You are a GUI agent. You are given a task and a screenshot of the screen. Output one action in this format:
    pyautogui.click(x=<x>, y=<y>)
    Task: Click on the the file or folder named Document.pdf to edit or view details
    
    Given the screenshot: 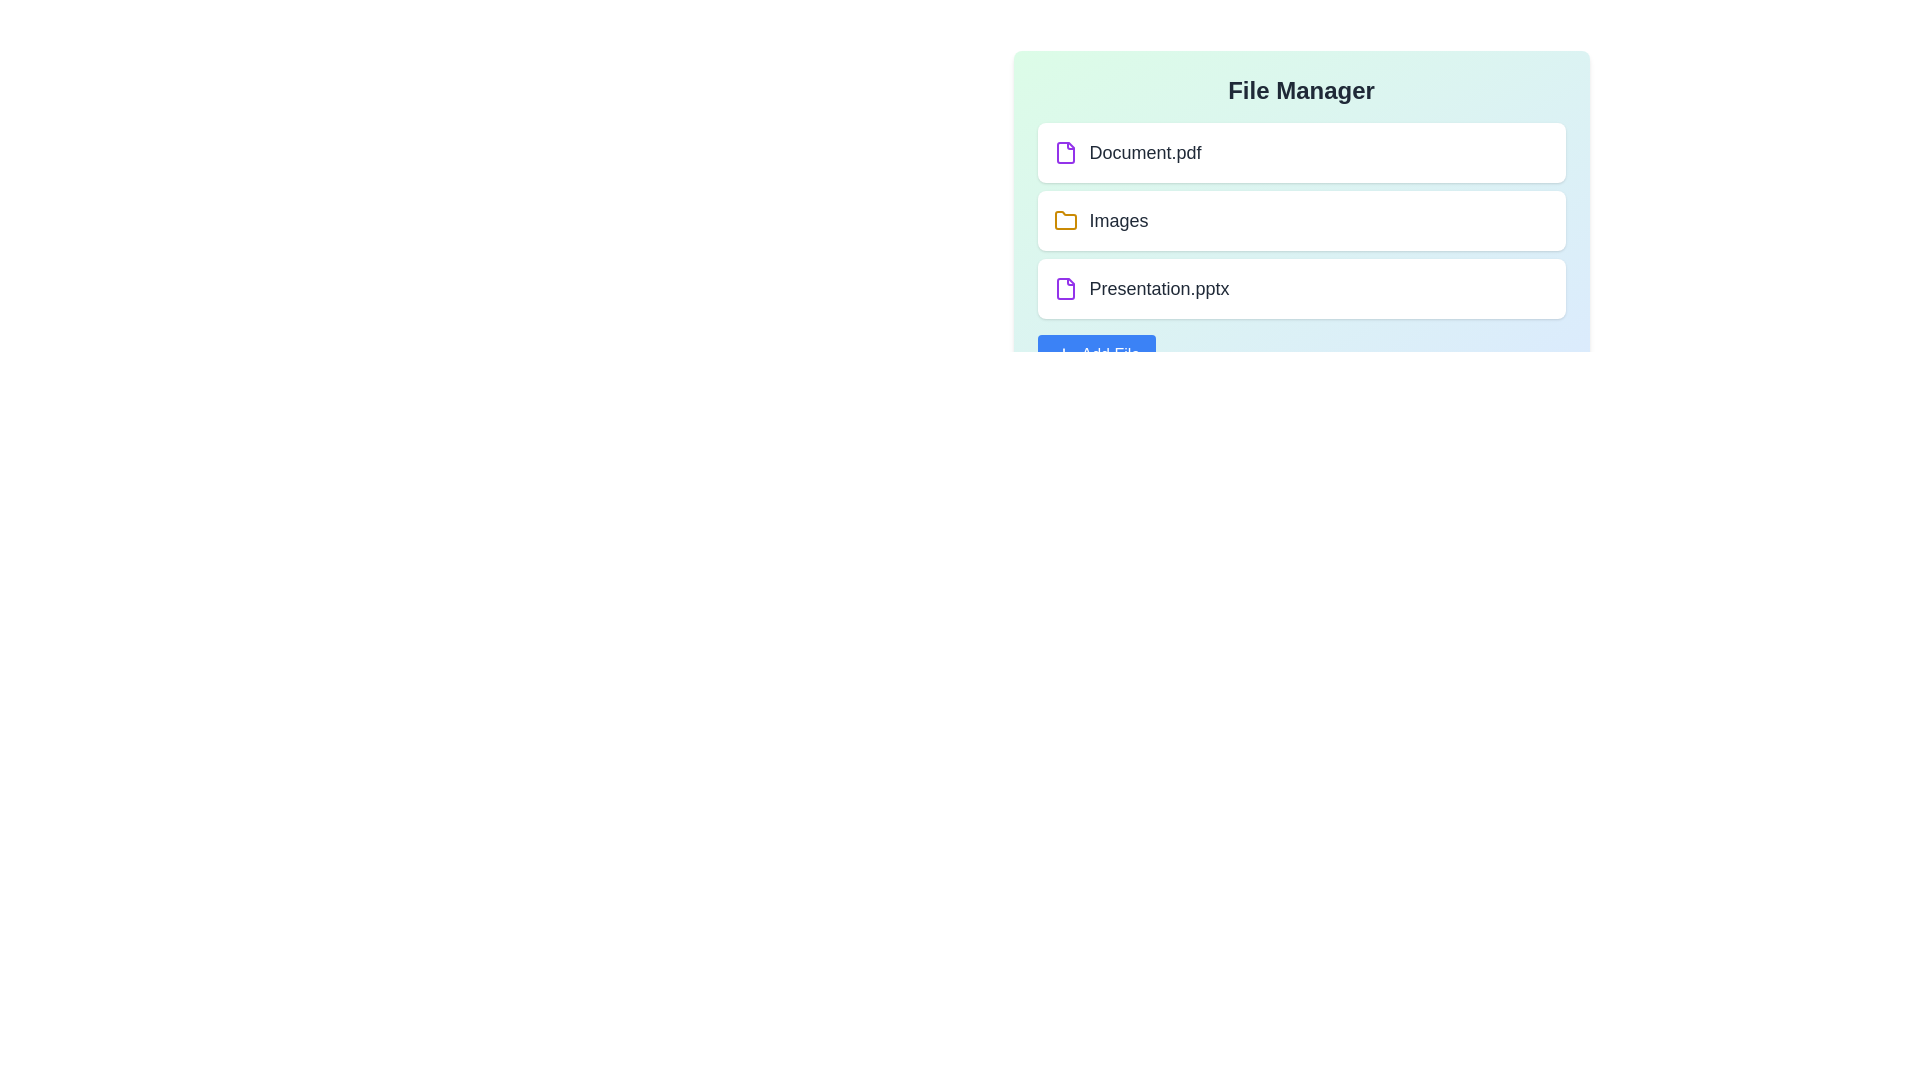 What is the action you would take?
    pyautogui.click(x=1301, y=152)
    